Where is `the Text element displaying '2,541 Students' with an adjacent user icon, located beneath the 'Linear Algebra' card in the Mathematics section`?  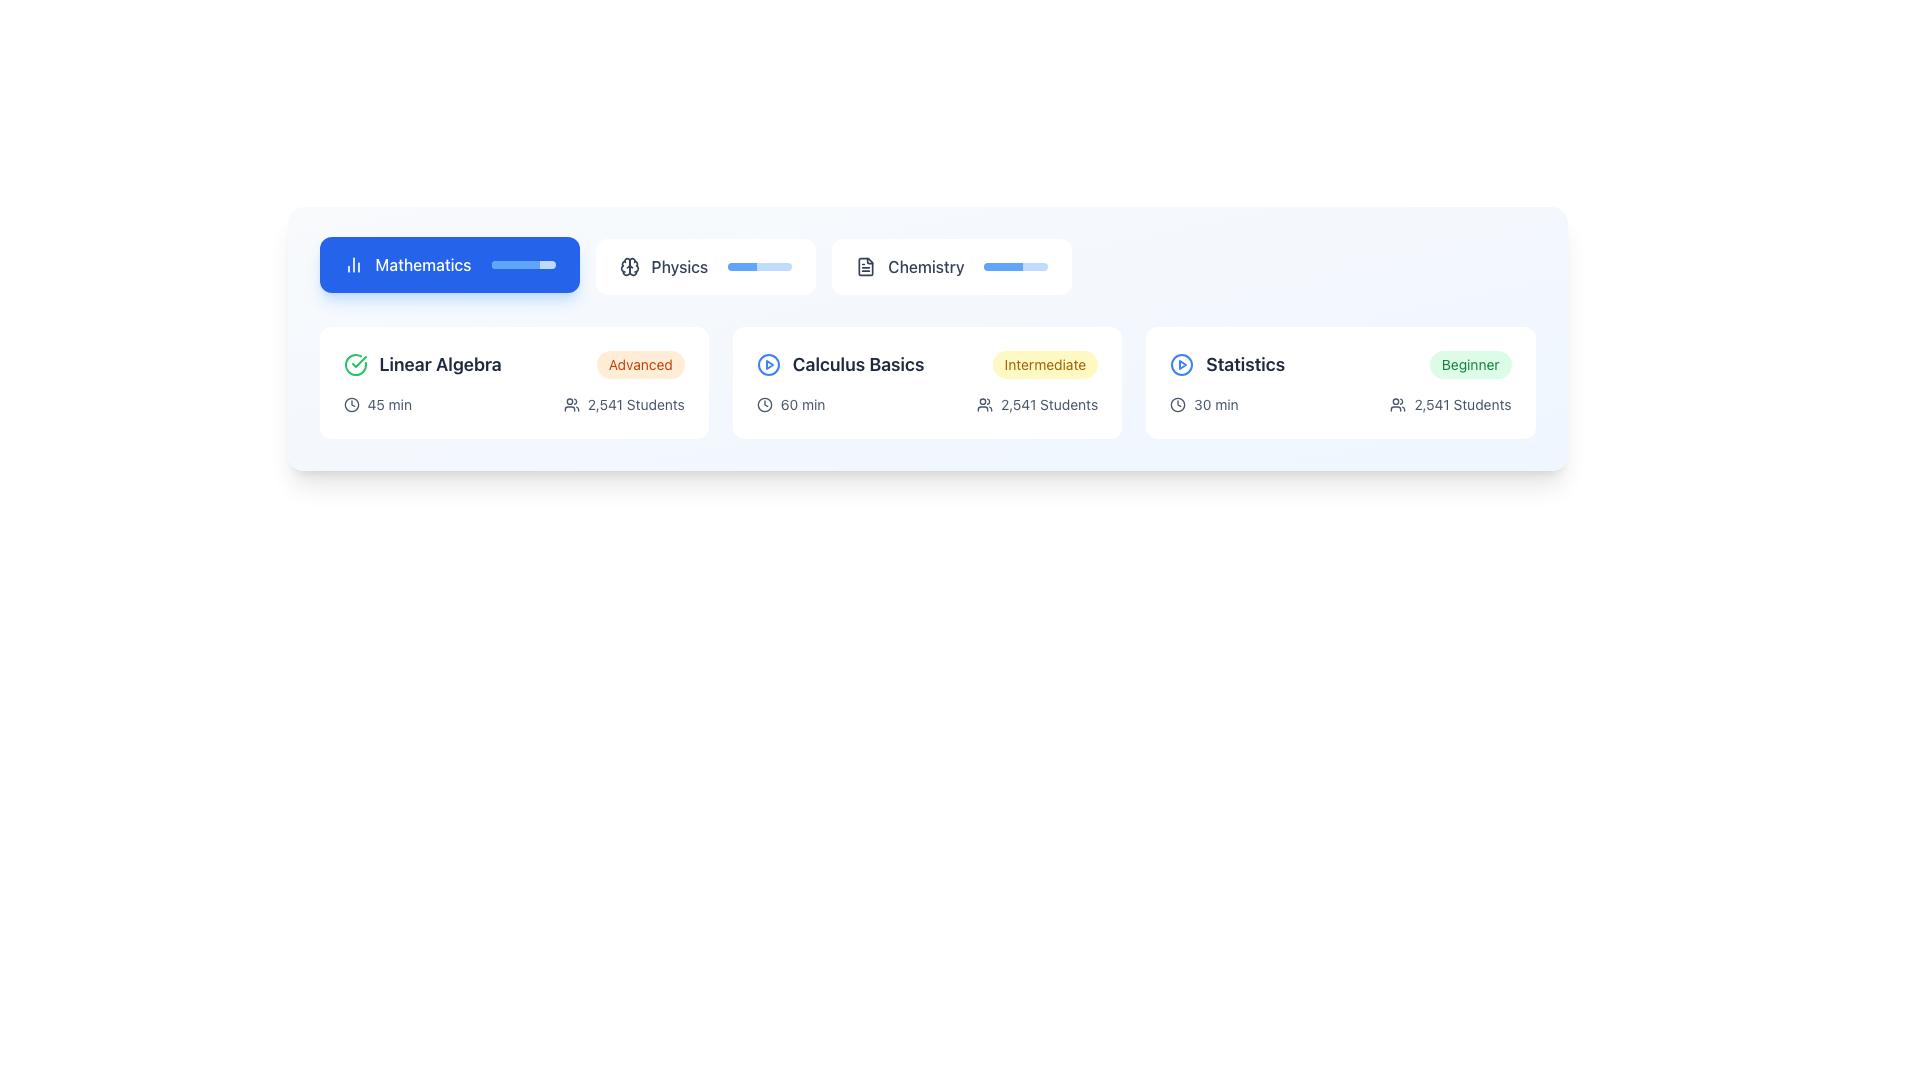 the Text element displaying '2,541 Students' with an adjacent user icon, located beneath the 'Linear Algebra' card in the Mathematics section is located at coordinates (623, 405).